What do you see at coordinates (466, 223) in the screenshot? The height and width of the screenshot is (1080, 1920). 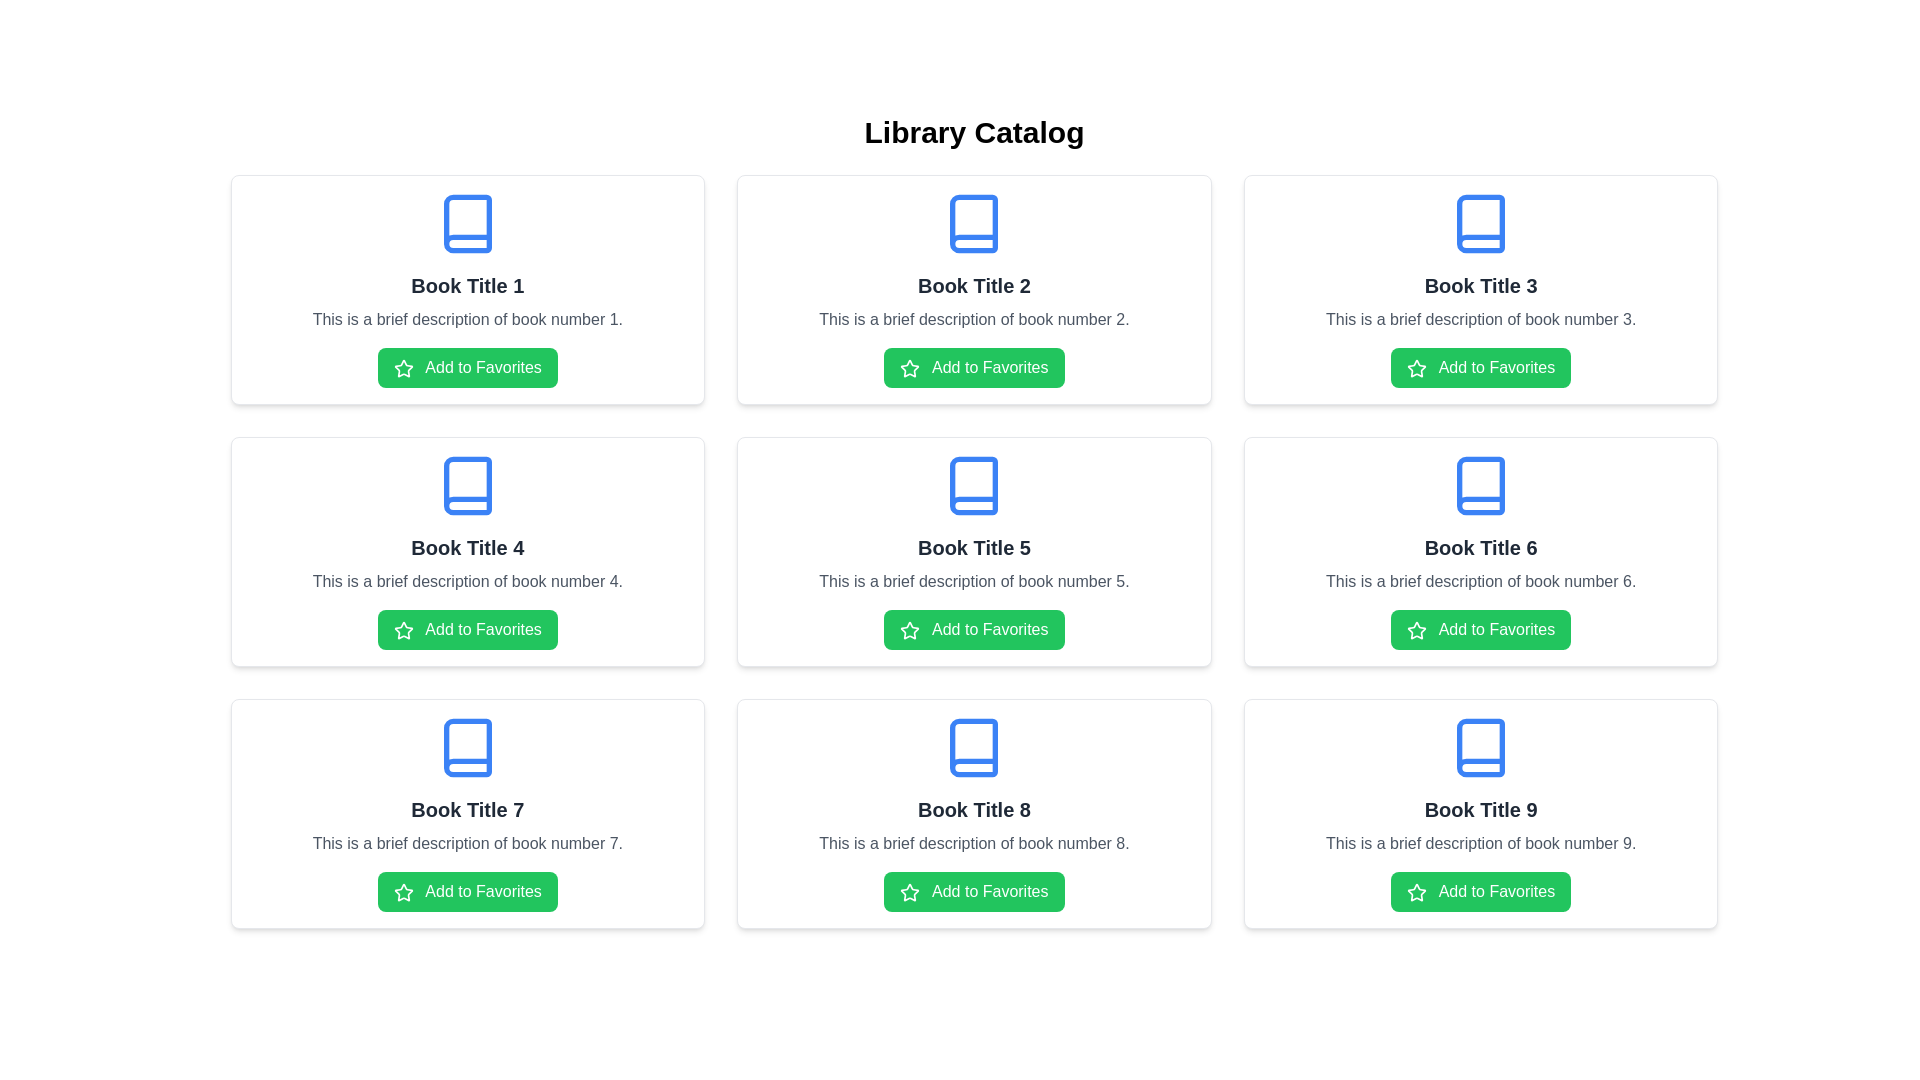 I see `the icon representing the book in the card labeled 'Book Title 1', which is located at the top center of the card, above the title and description text` at bounding box center [466, 223].